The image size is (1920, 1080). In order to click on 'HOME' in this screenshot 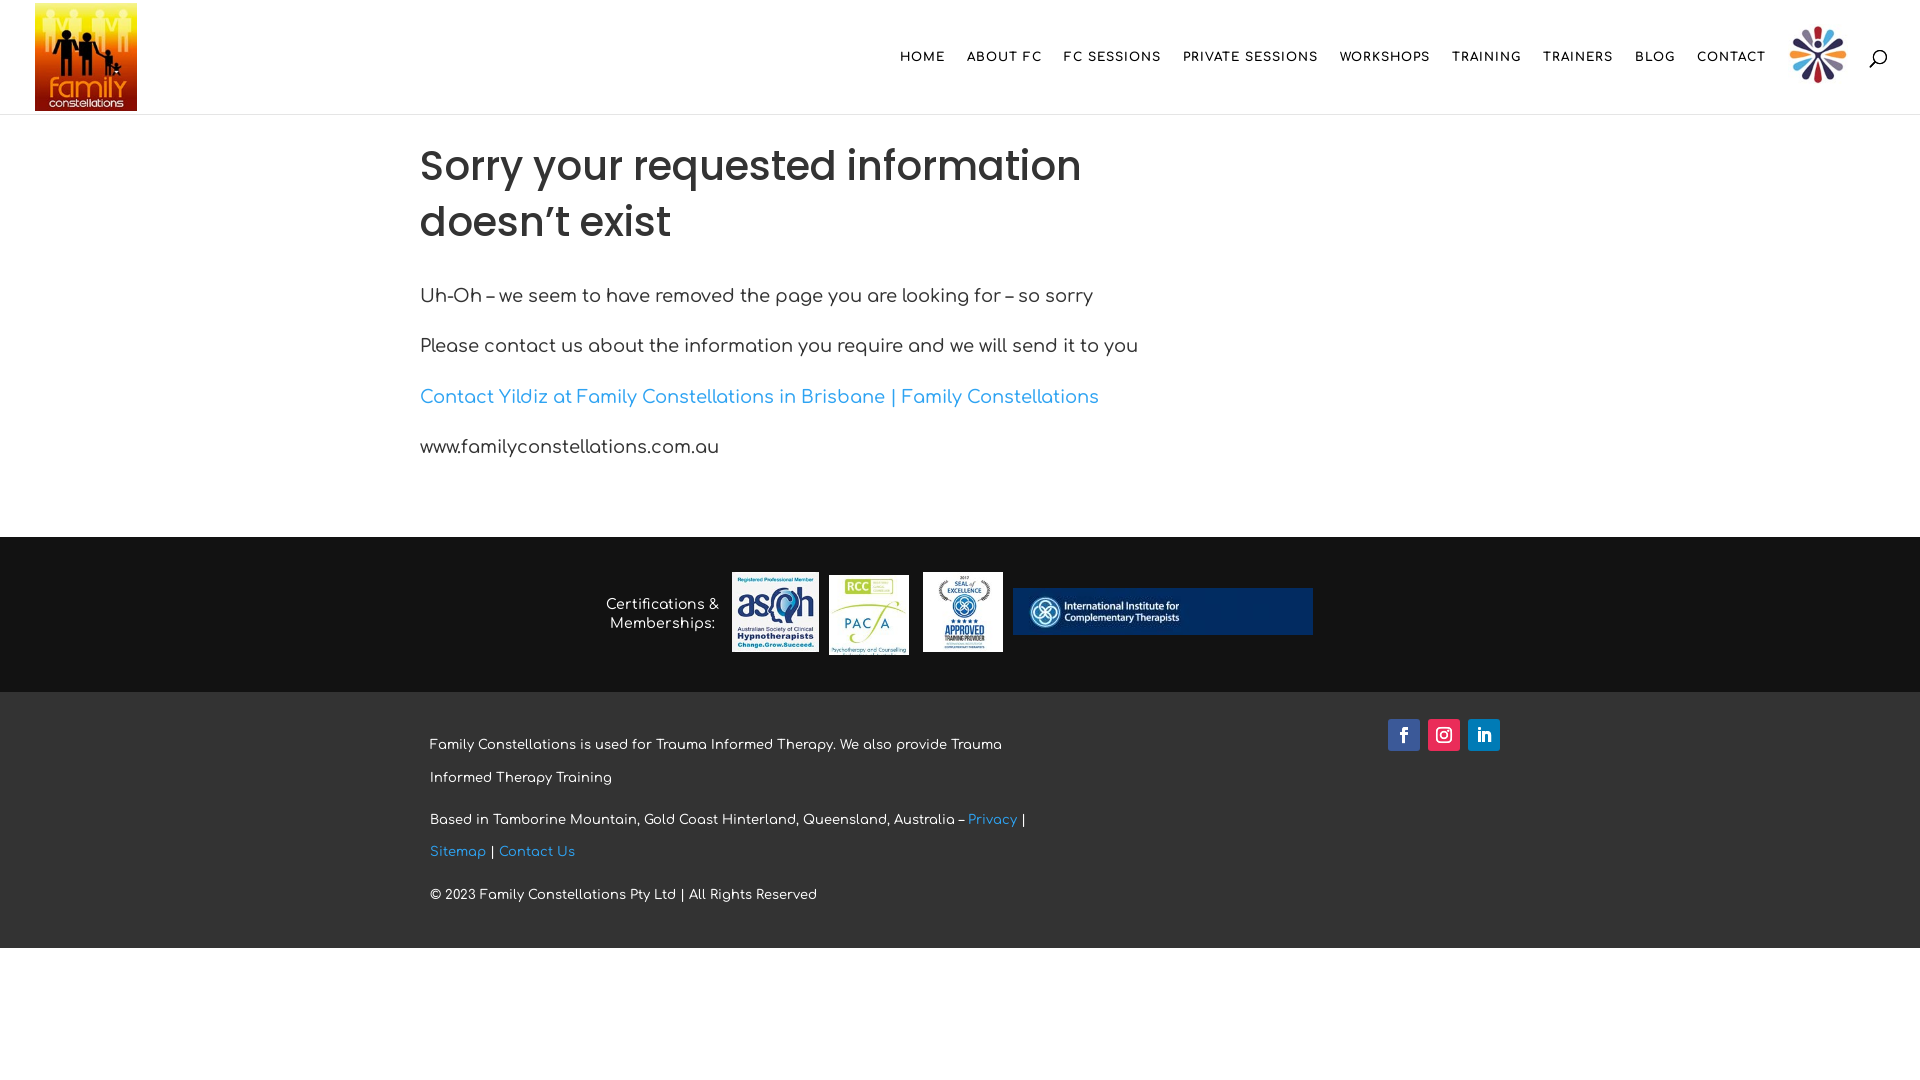, I will do `click(899, 80)`.